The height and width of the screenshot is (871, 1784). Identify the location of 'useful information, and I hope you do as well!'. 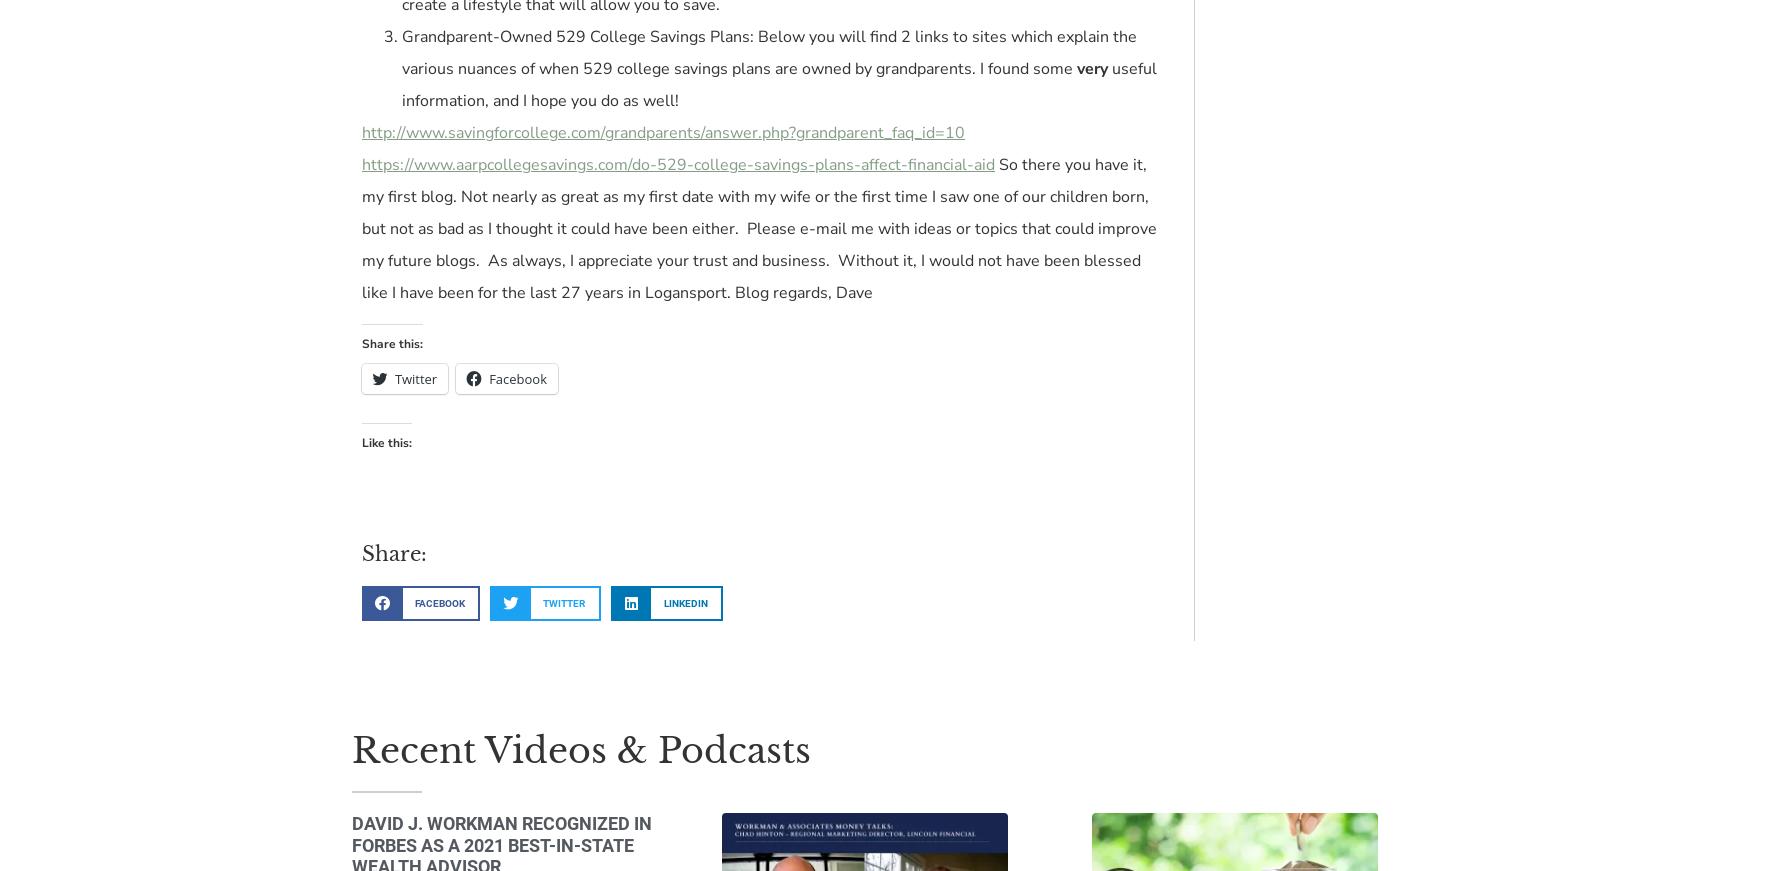
(400, 84).